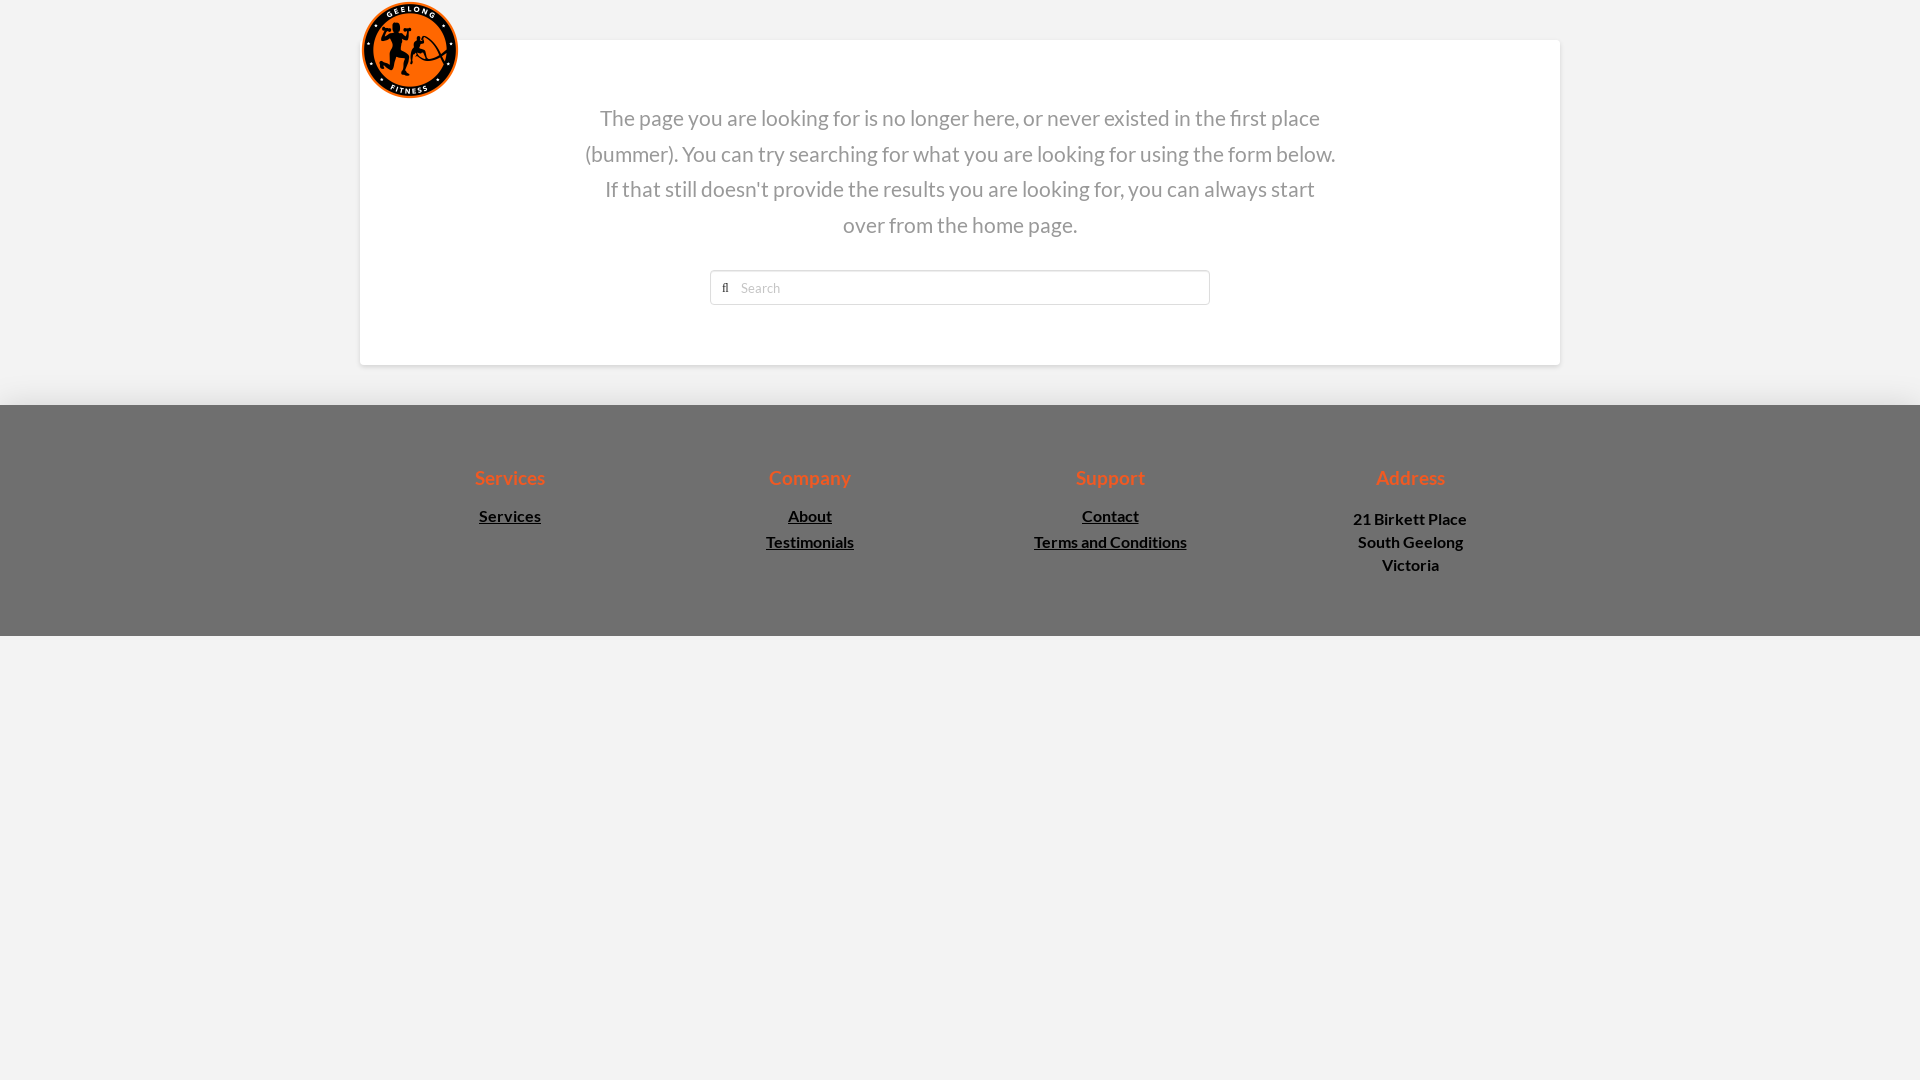 The width and height of the screenshot is (1920, 1080). What do you see at coordinates (1231, 49) in the screenshot?
I see `'POSTNATAL'` at bounding box center [1231, 49].